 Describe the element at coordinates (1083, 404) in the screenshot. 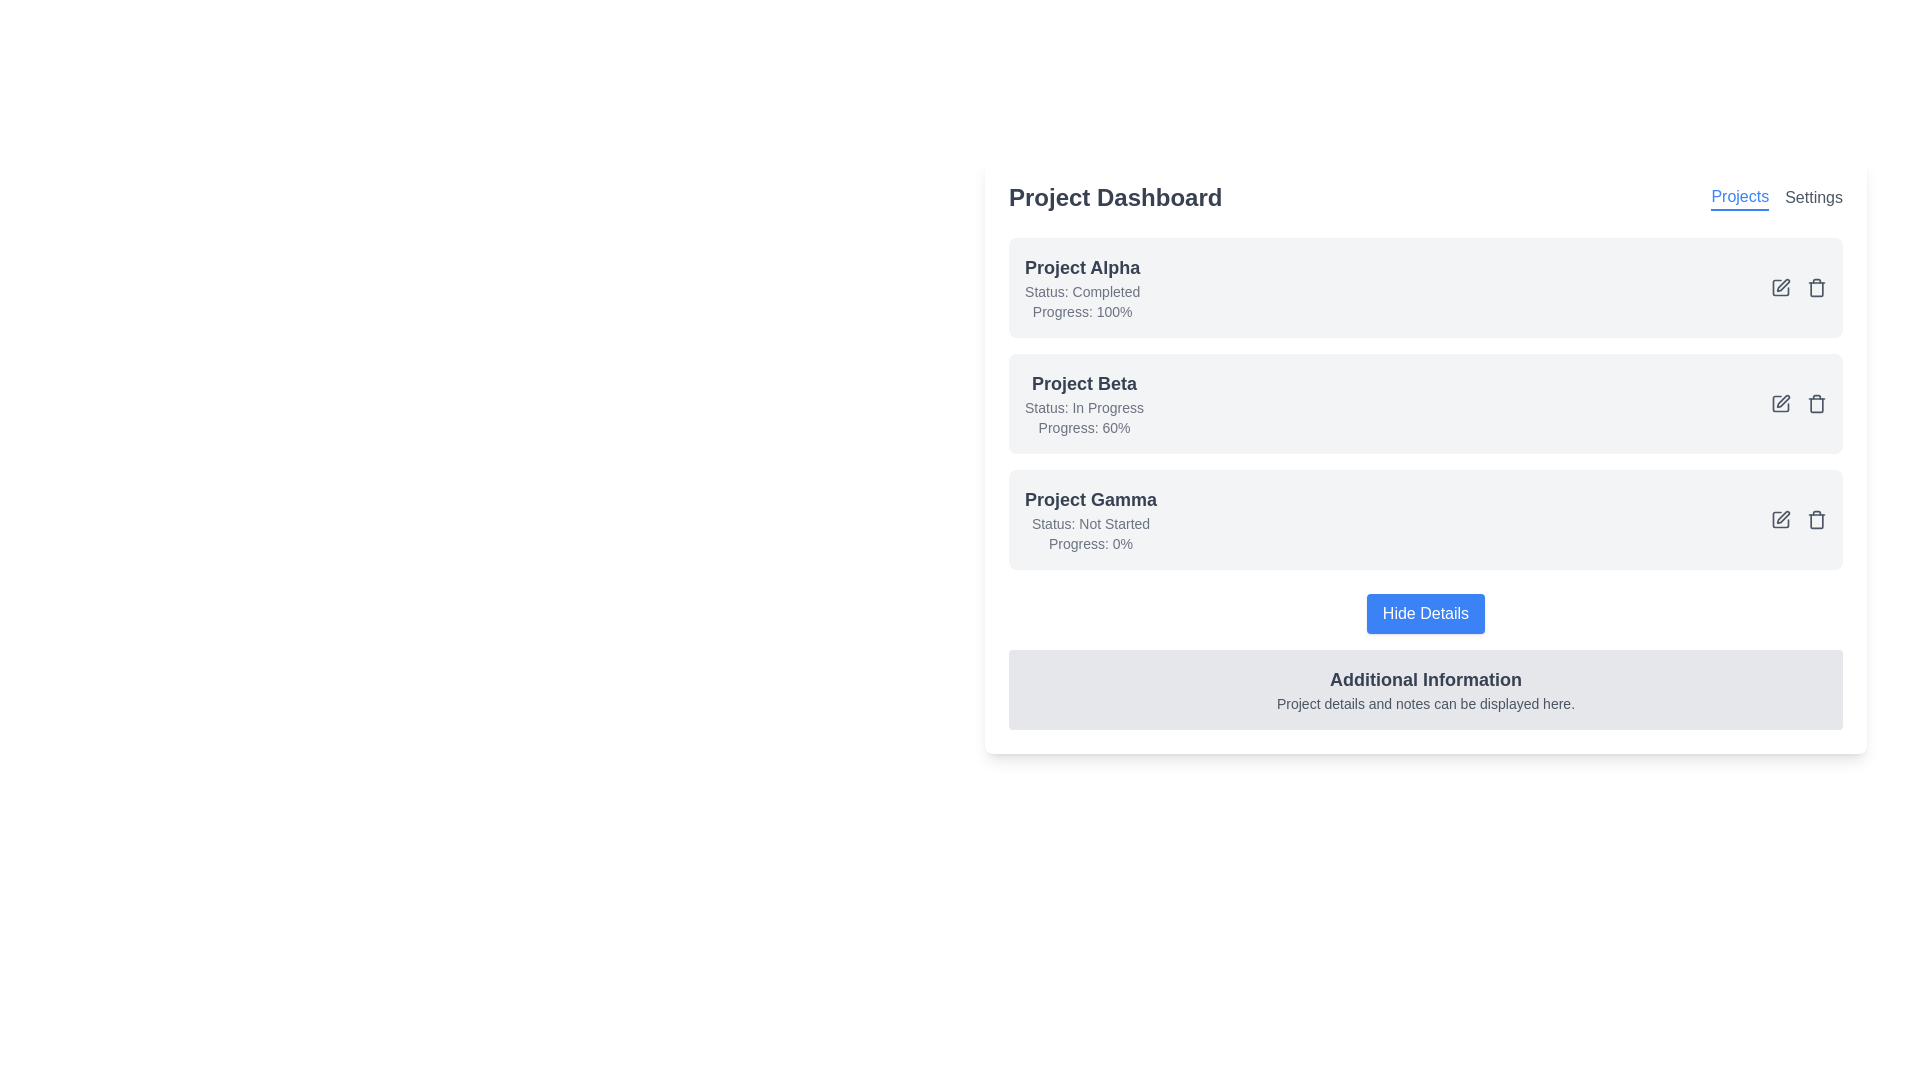

I see `information displayed in the text block about 'Project Beta', which includes its current status 'In Progress' and completion progress '60%', located in the second project card of the 'Project Dashboard'` at that location.